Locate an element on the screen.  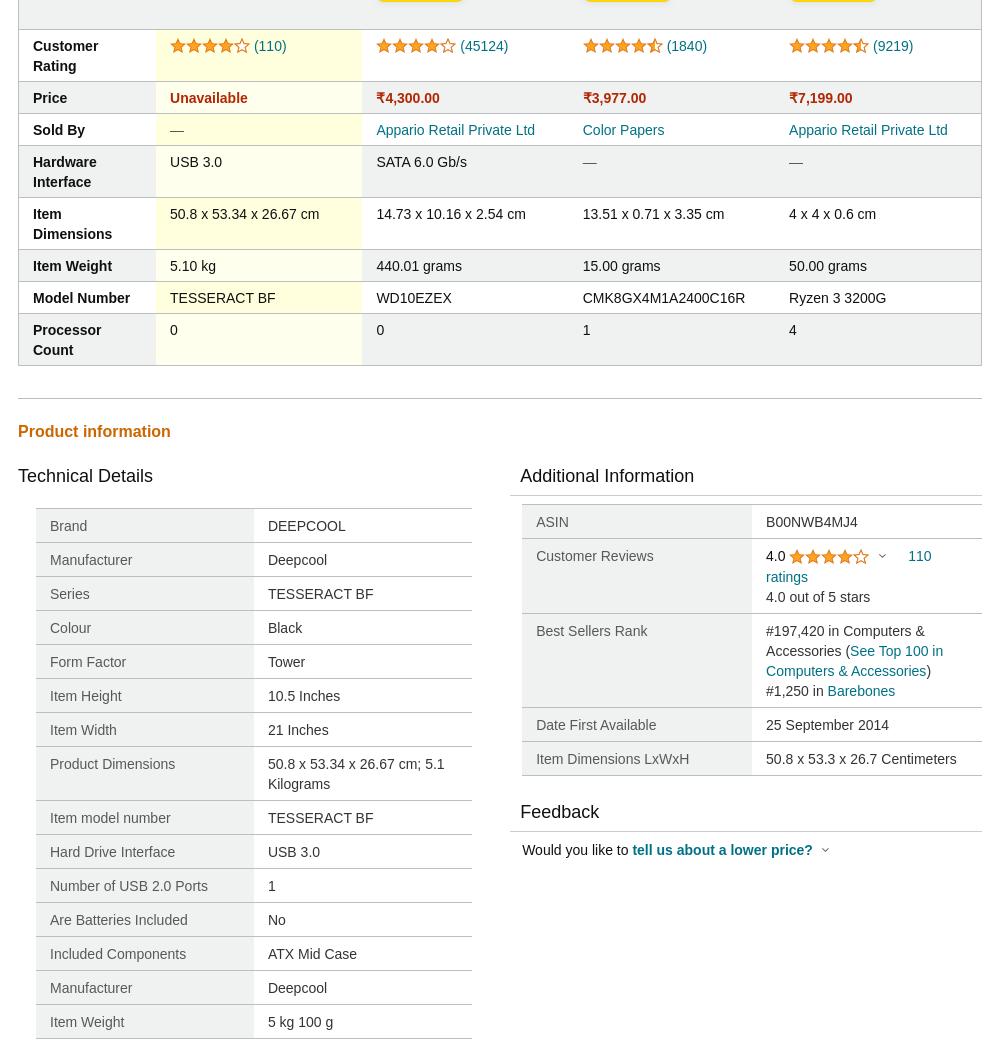
'110 ratings' is located at coordinates (766, 565).